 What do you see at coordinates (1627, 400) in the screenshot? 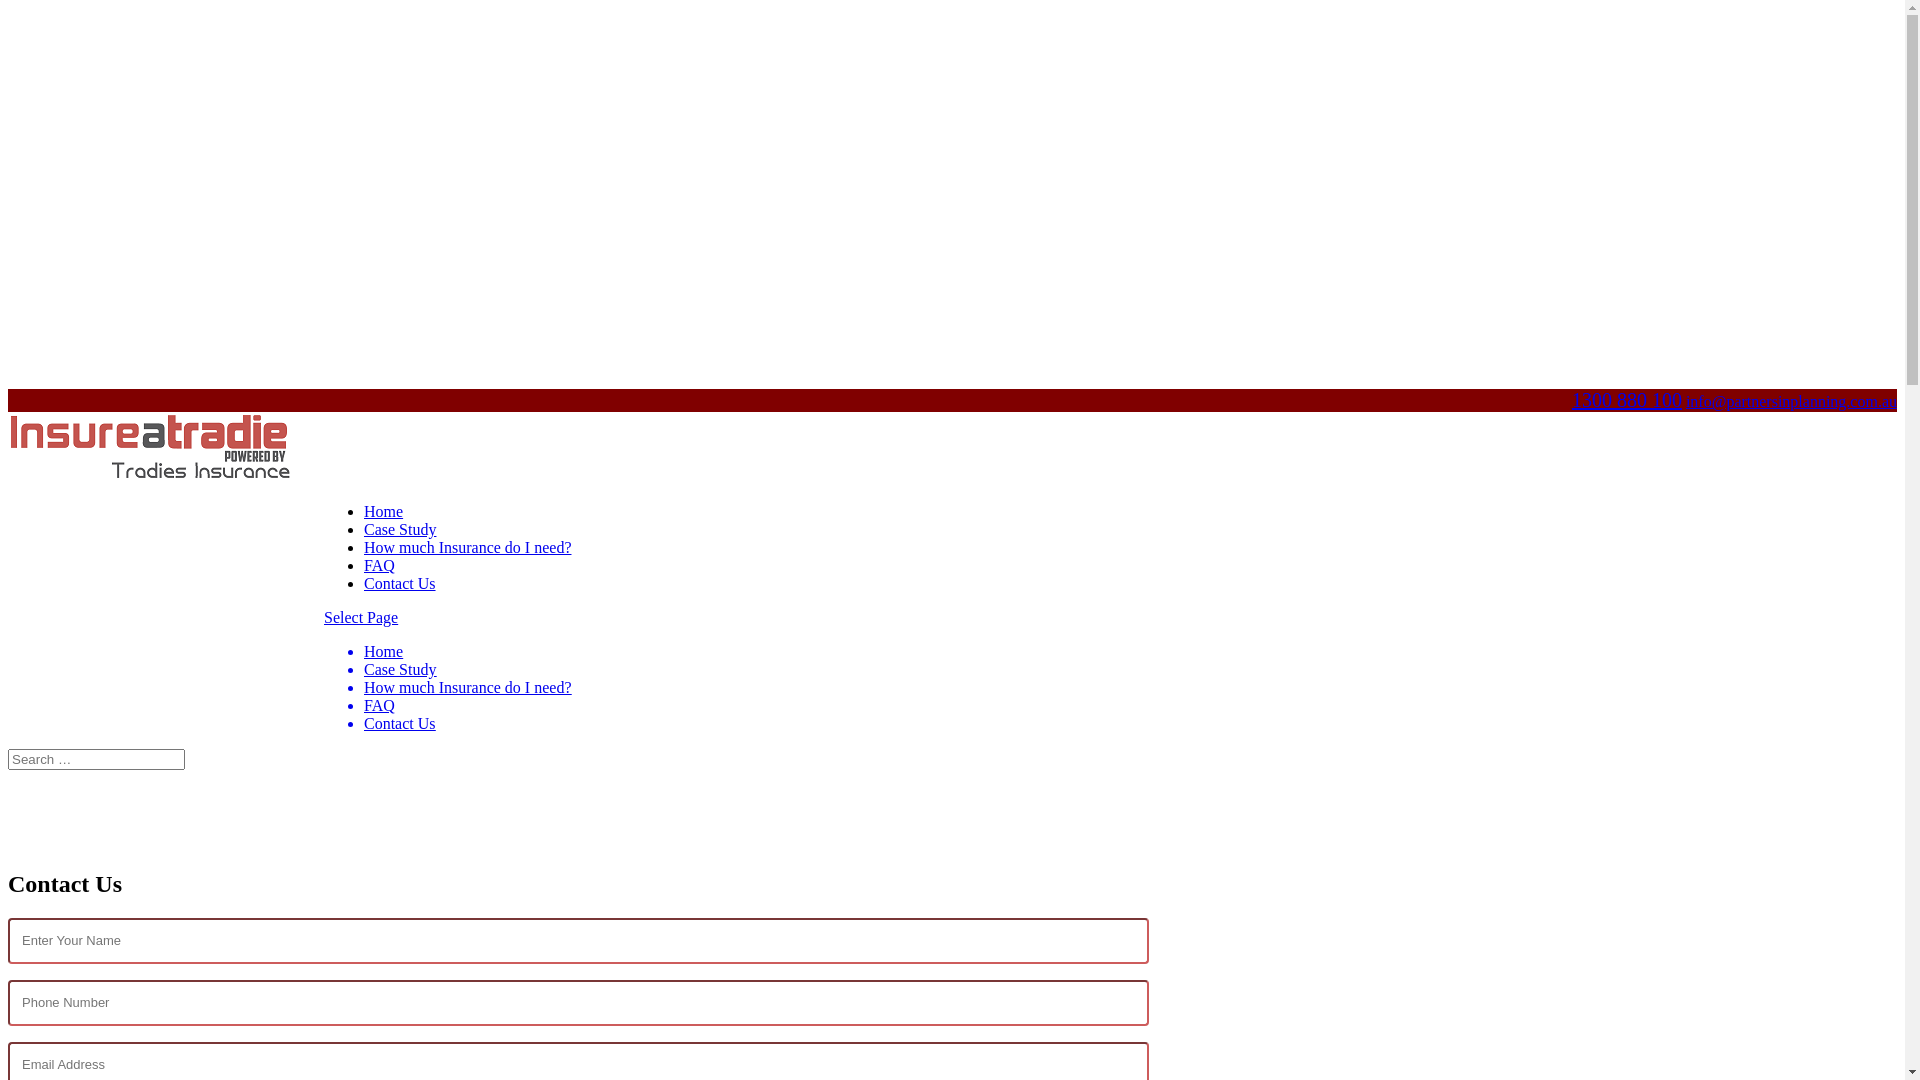
I see `'1300 880 100'` at bounding box center [1627, 400].